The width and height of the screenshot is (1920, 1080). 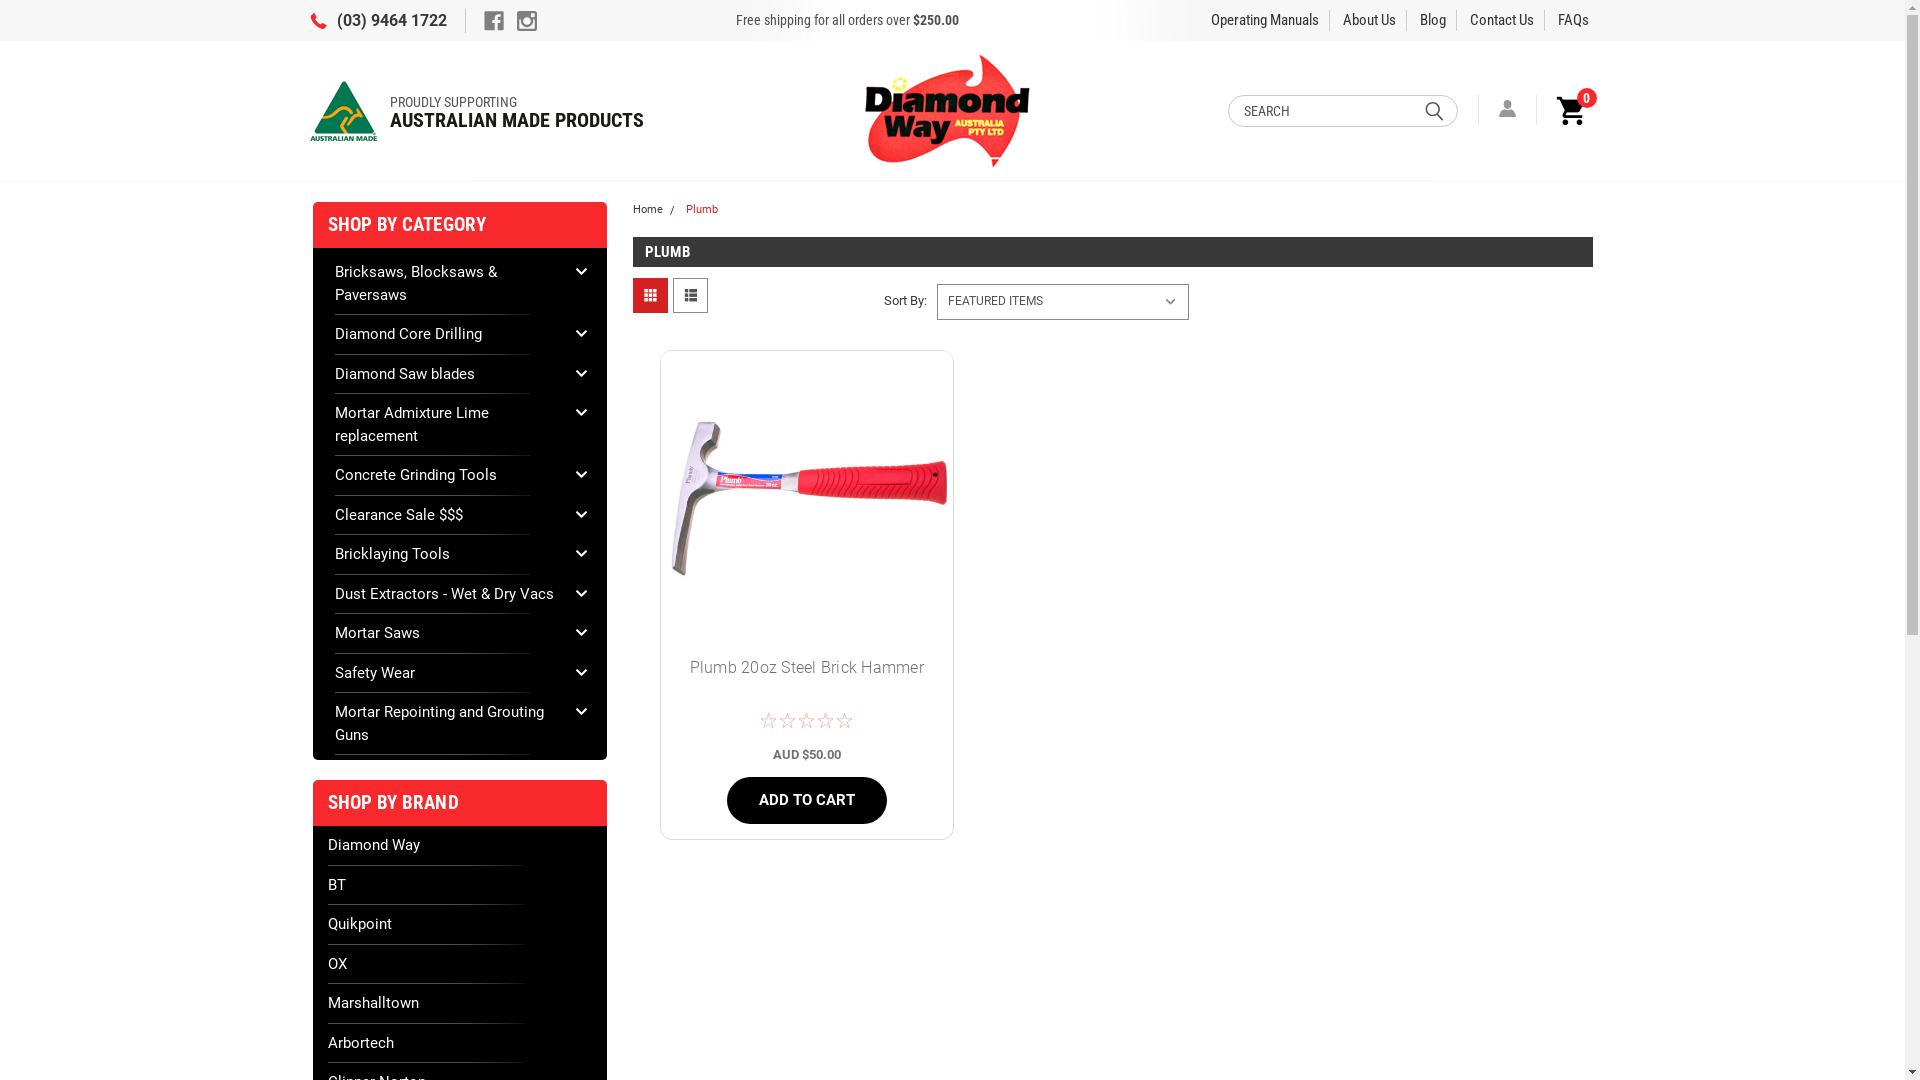 I want to click on 'Dust Extractors - Wet & Dry Vacs', so click(x=446, y=592).